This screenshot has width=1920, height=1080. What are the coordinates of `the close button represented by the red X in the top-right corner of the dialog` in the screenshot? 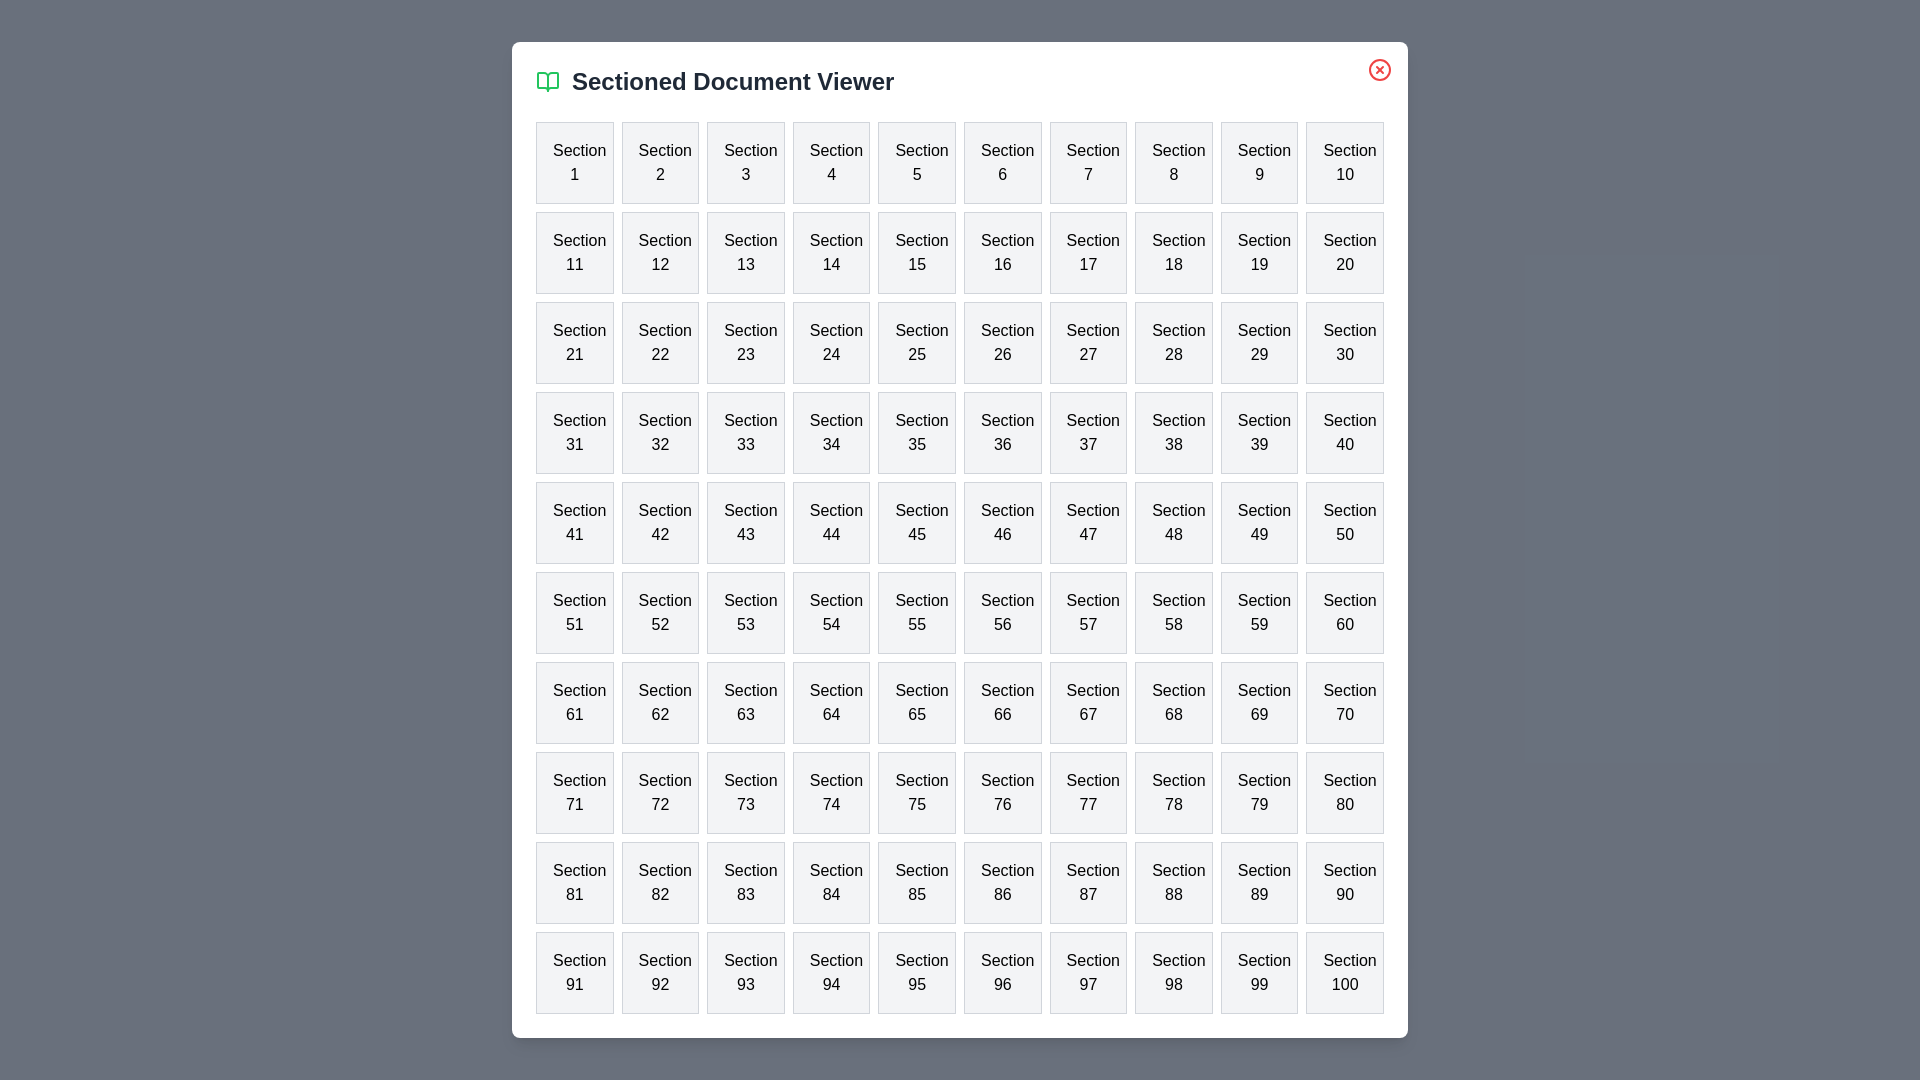 It's located at (1379, 68).